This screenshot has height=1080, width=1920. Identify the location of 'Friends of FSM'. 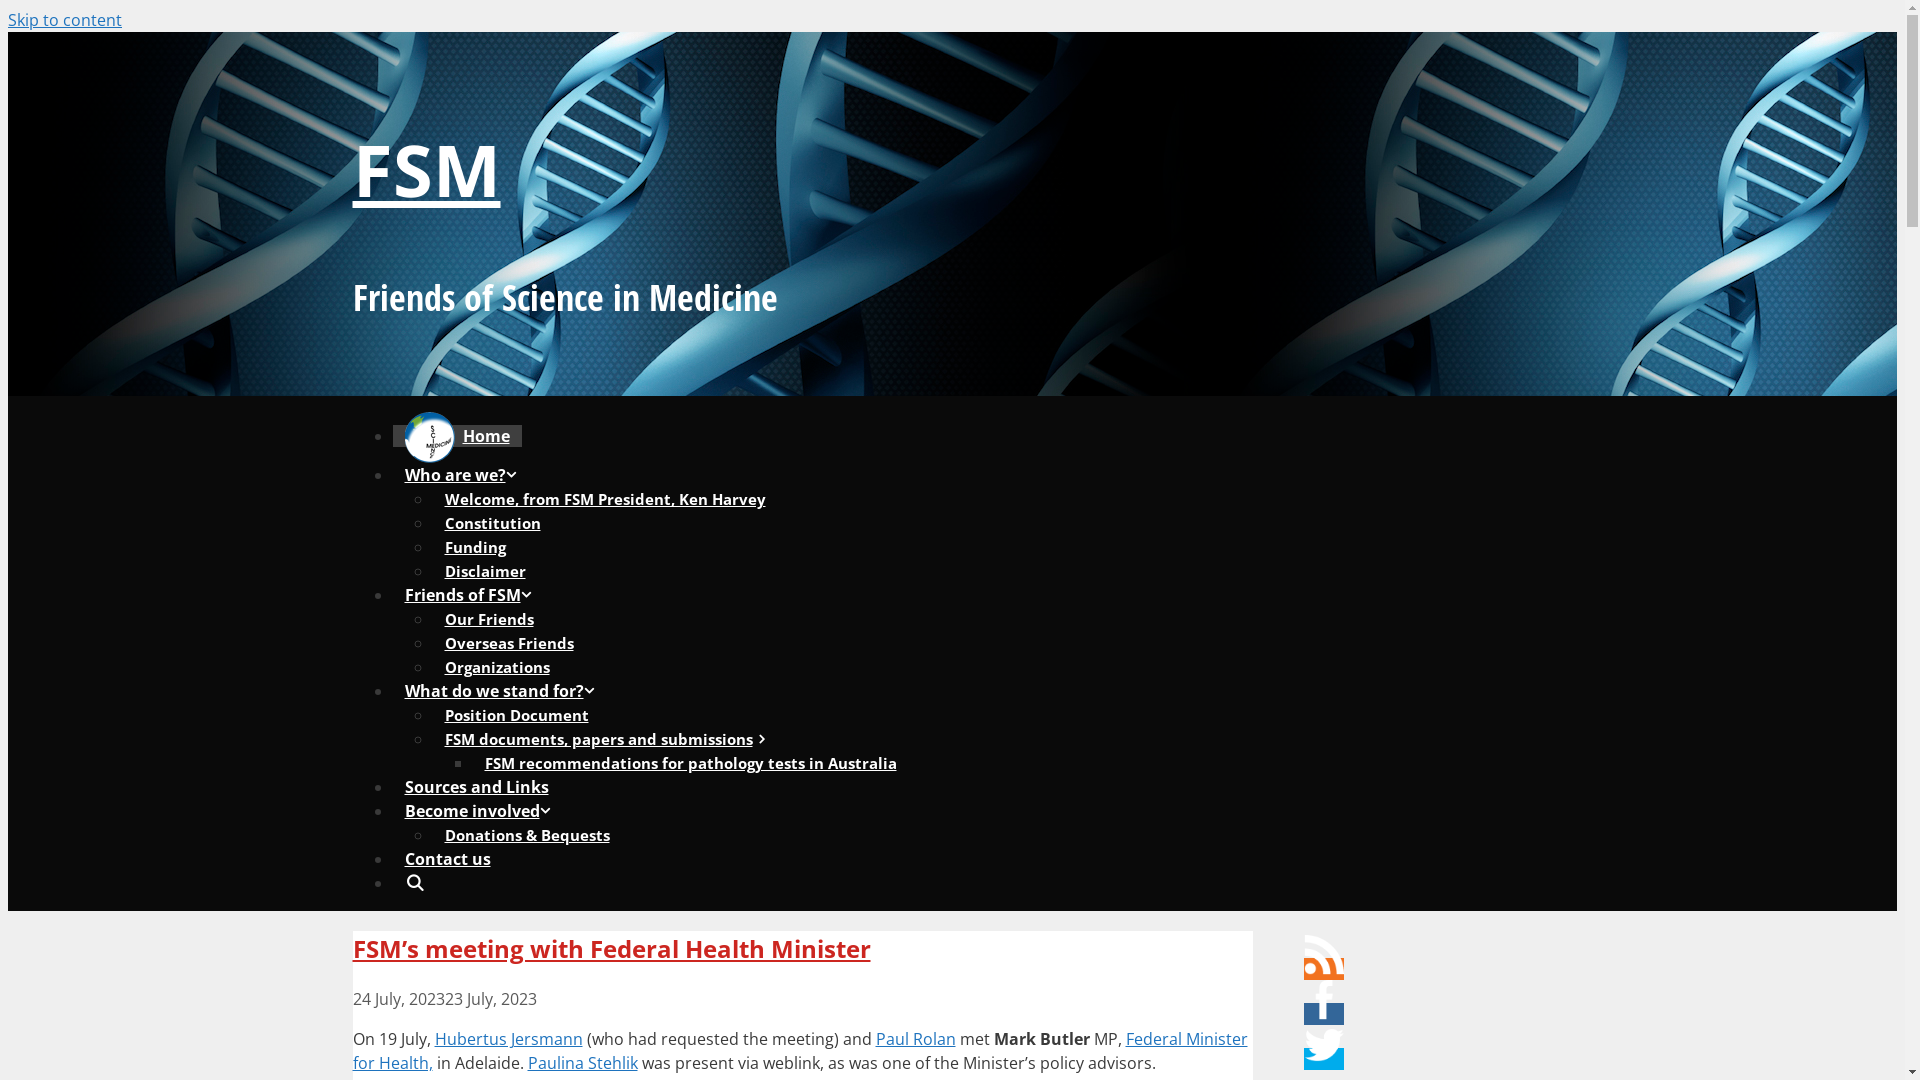
(473, 593).